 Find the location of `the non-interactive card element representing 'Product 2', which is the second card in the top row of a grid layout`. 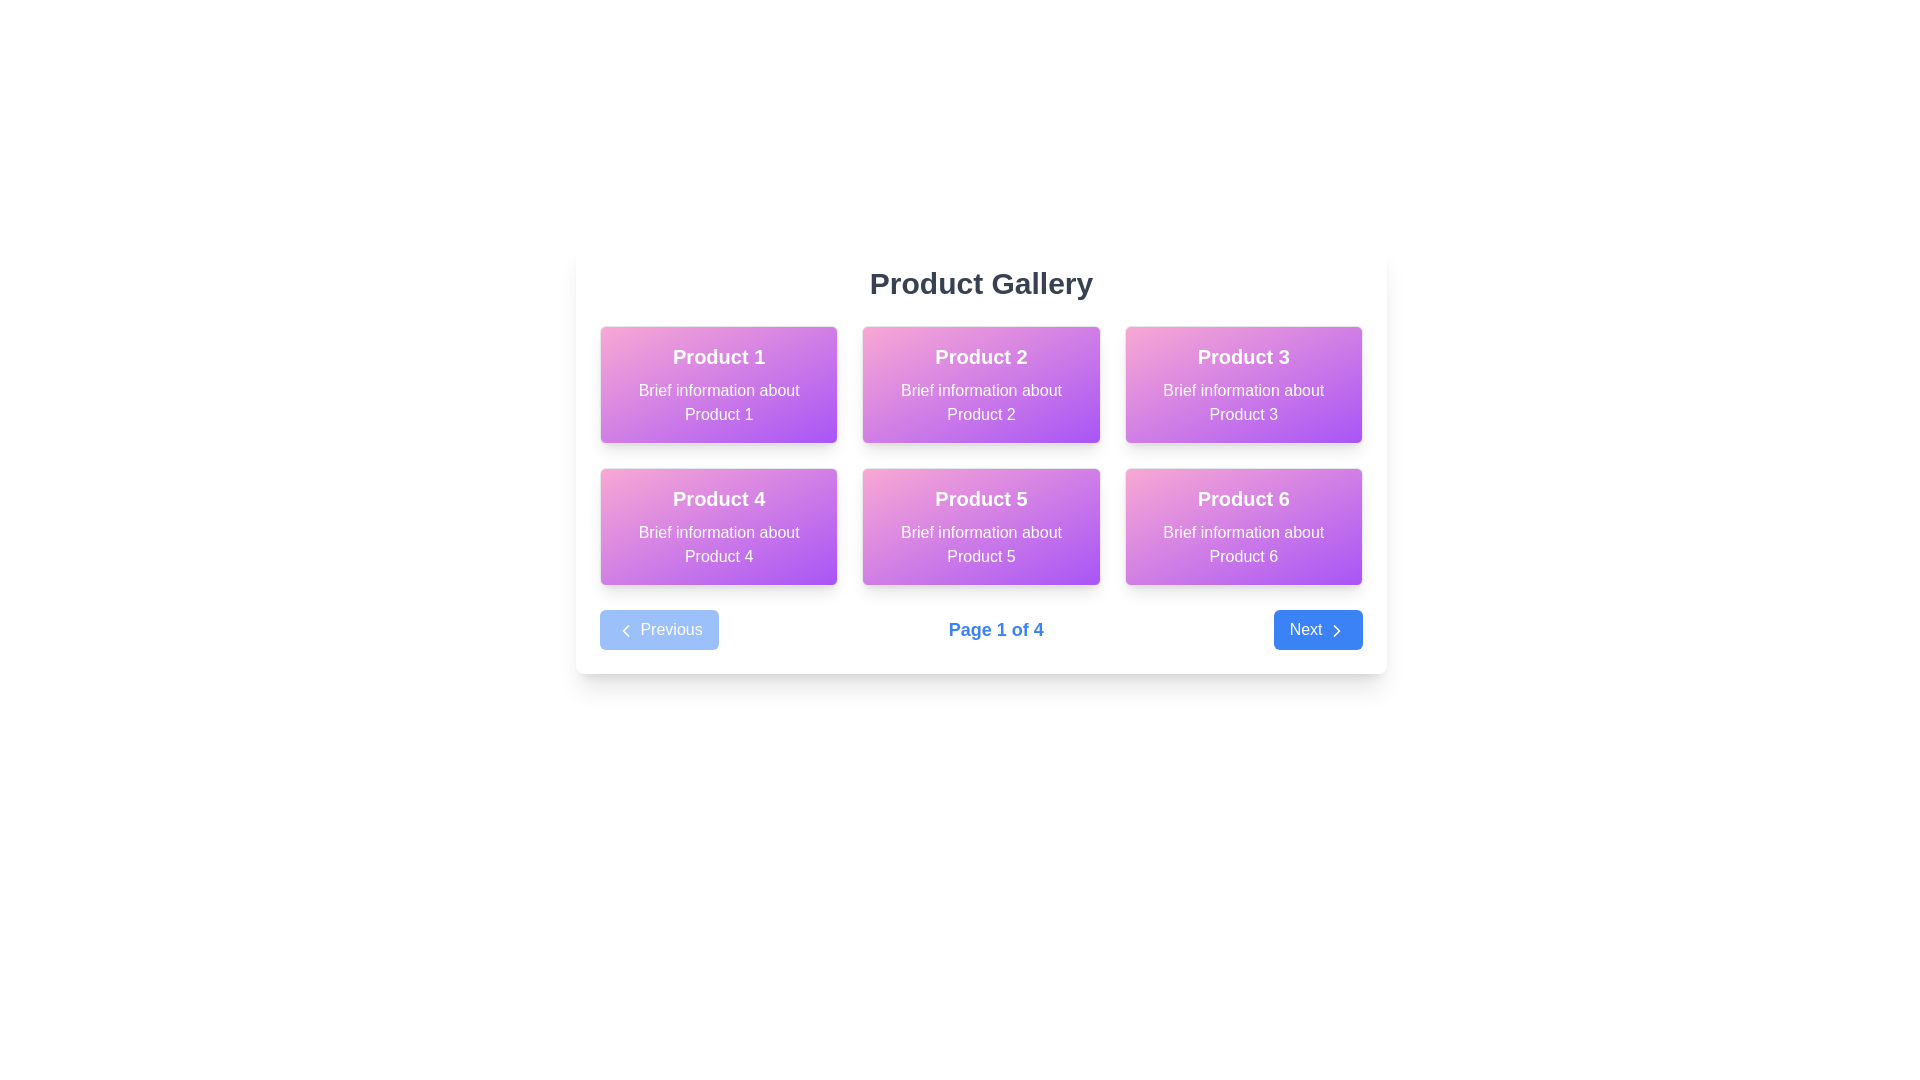

the non-interactive card element representing 'Product 2', which is the second card in the top row of a grid layout is located at coordinates (981, 385).